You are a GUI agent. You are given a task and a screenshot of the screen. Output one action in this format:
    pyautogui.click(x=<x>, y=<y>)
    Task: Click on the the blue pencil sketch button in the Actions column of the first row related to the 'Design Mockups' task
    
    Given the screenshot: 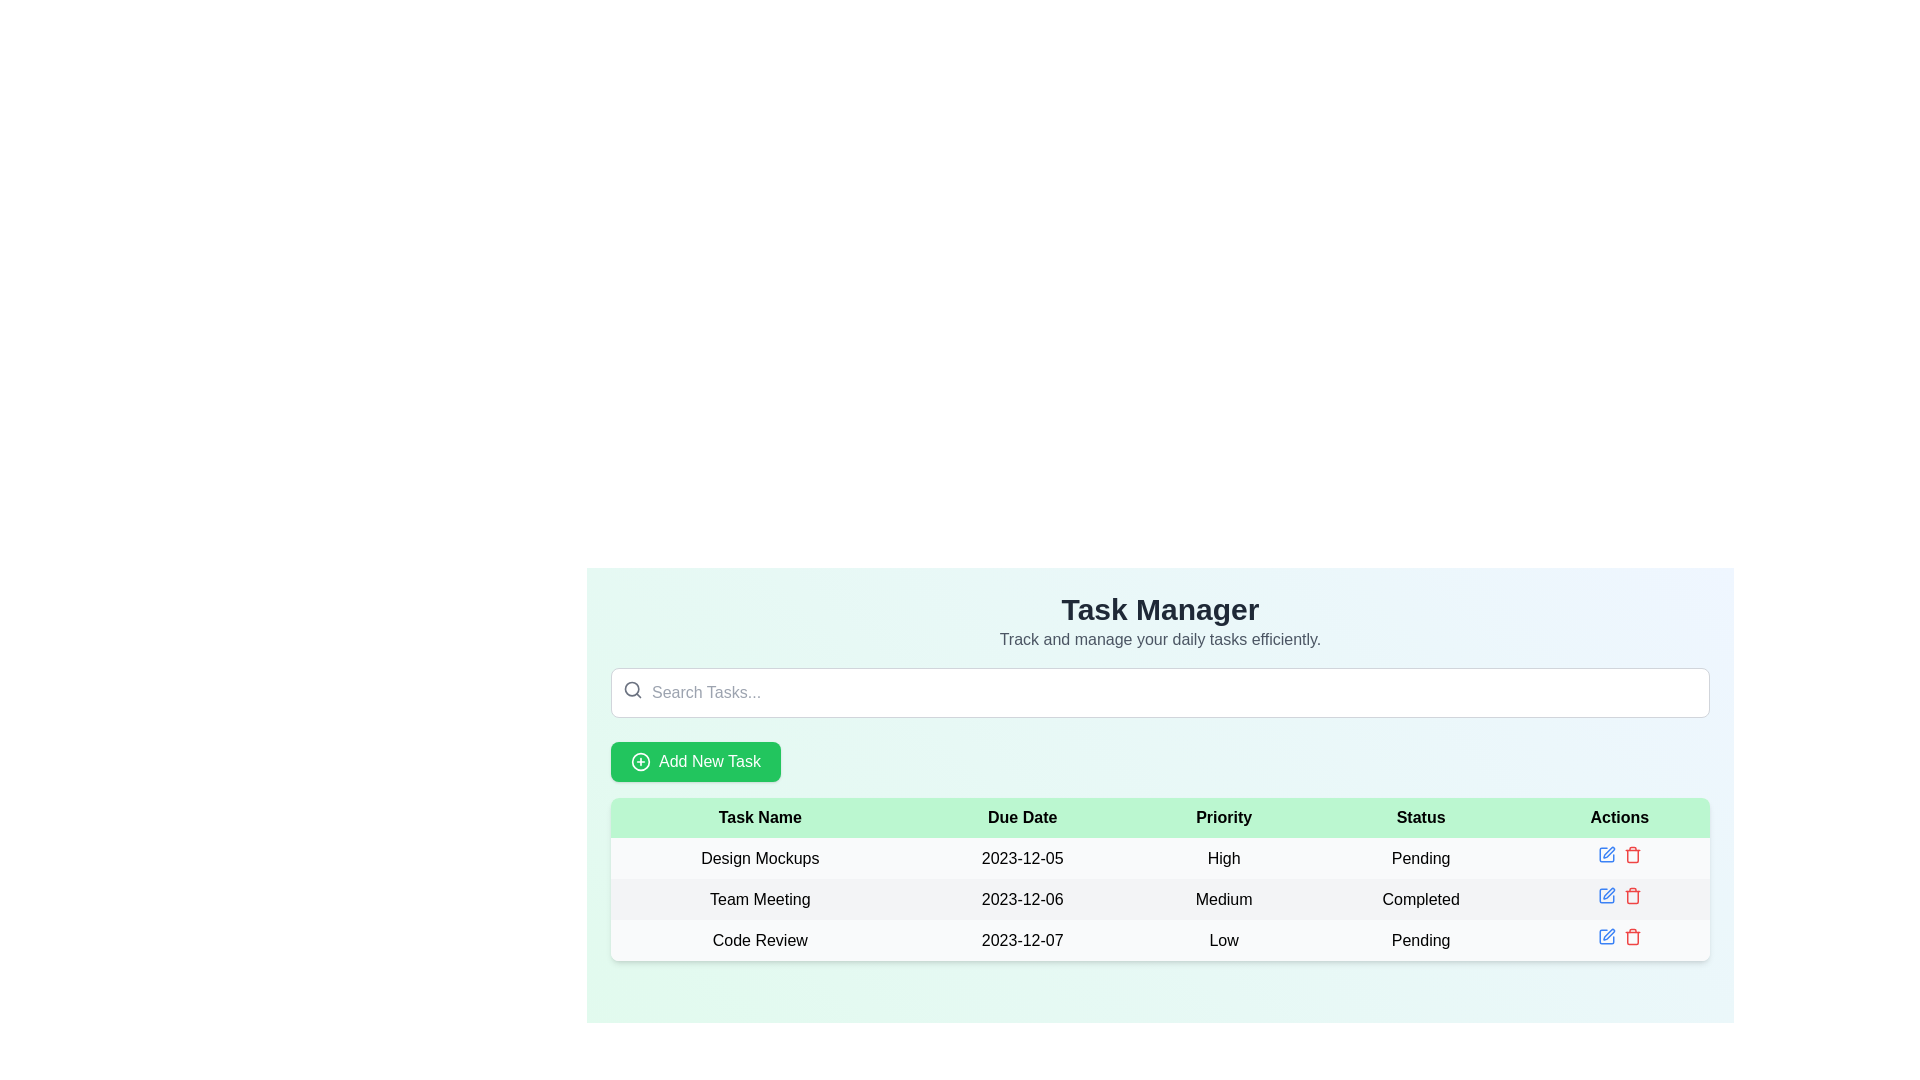 What is the action you would take?
    pyautogui.click(x=1606, y=855)
    